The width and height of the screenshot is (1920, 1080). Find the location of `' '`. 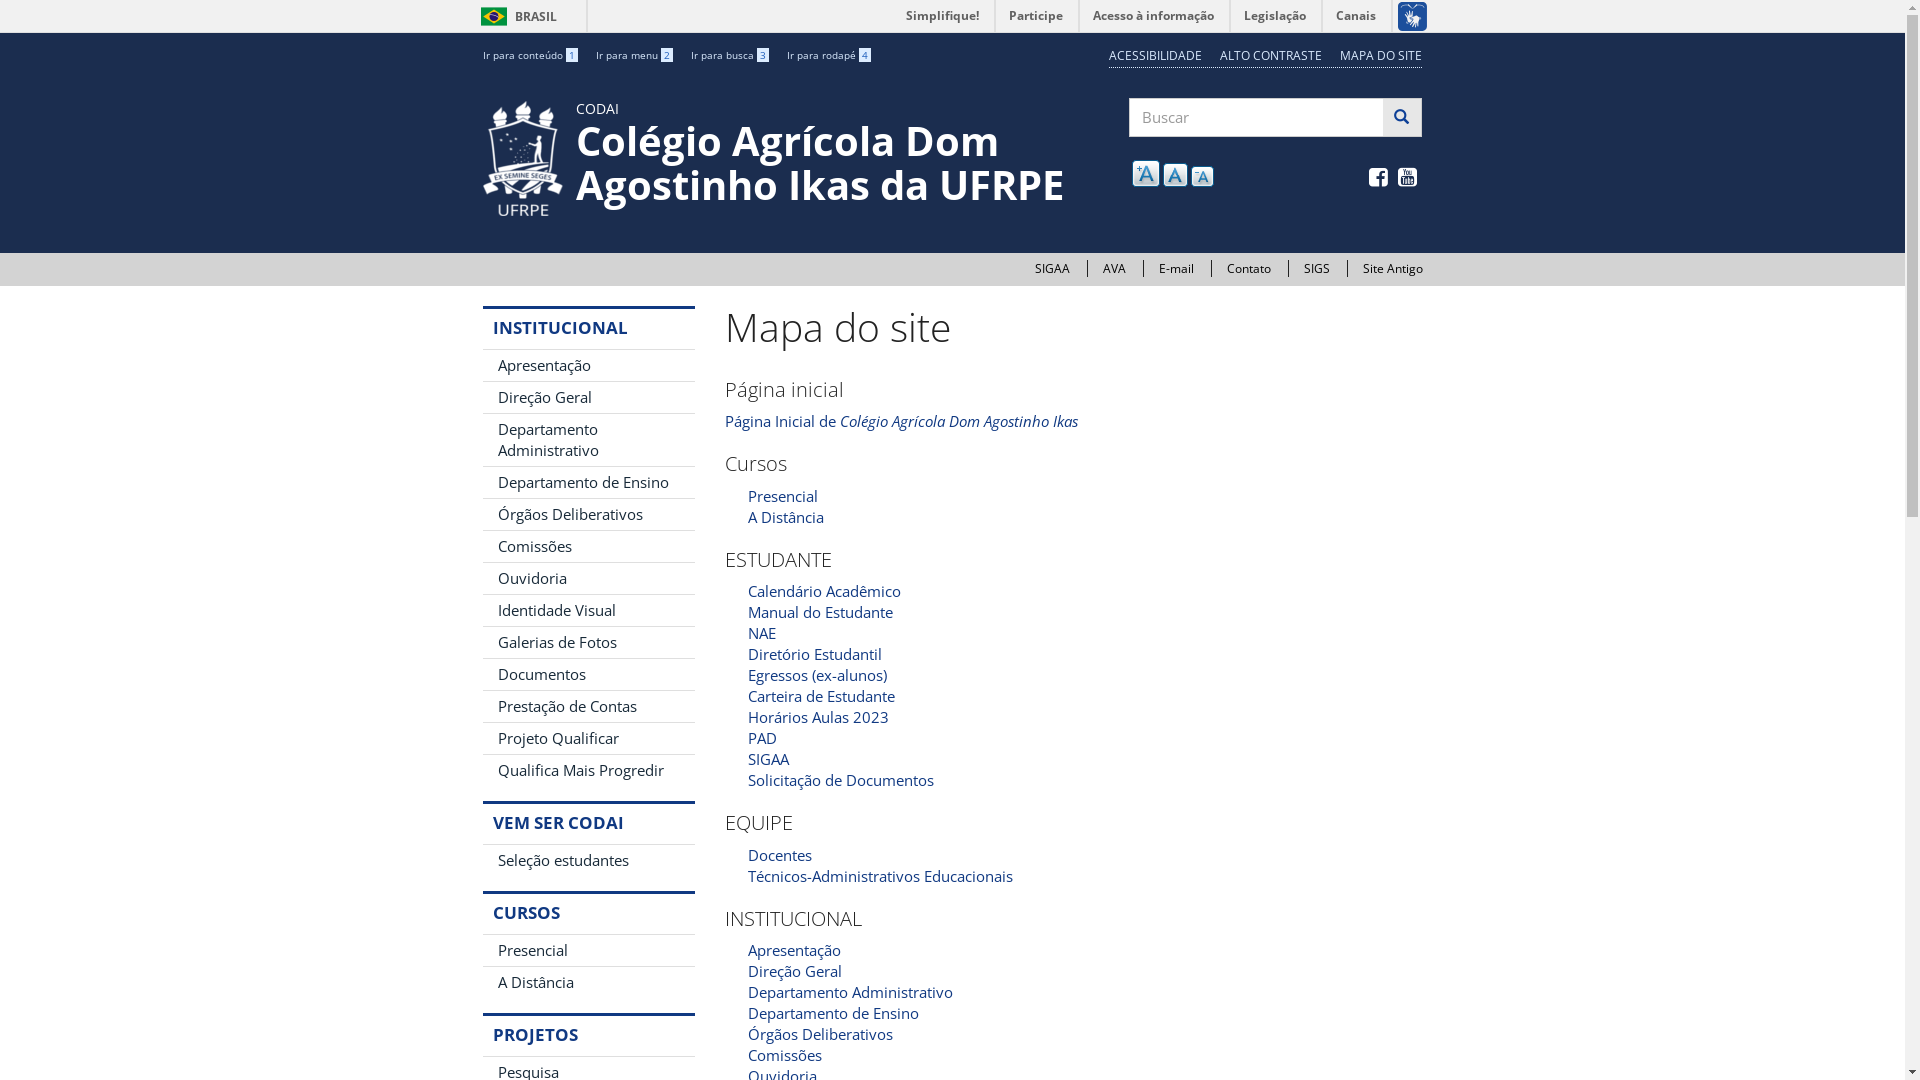

' ' is located at coordinates (1408, 177).